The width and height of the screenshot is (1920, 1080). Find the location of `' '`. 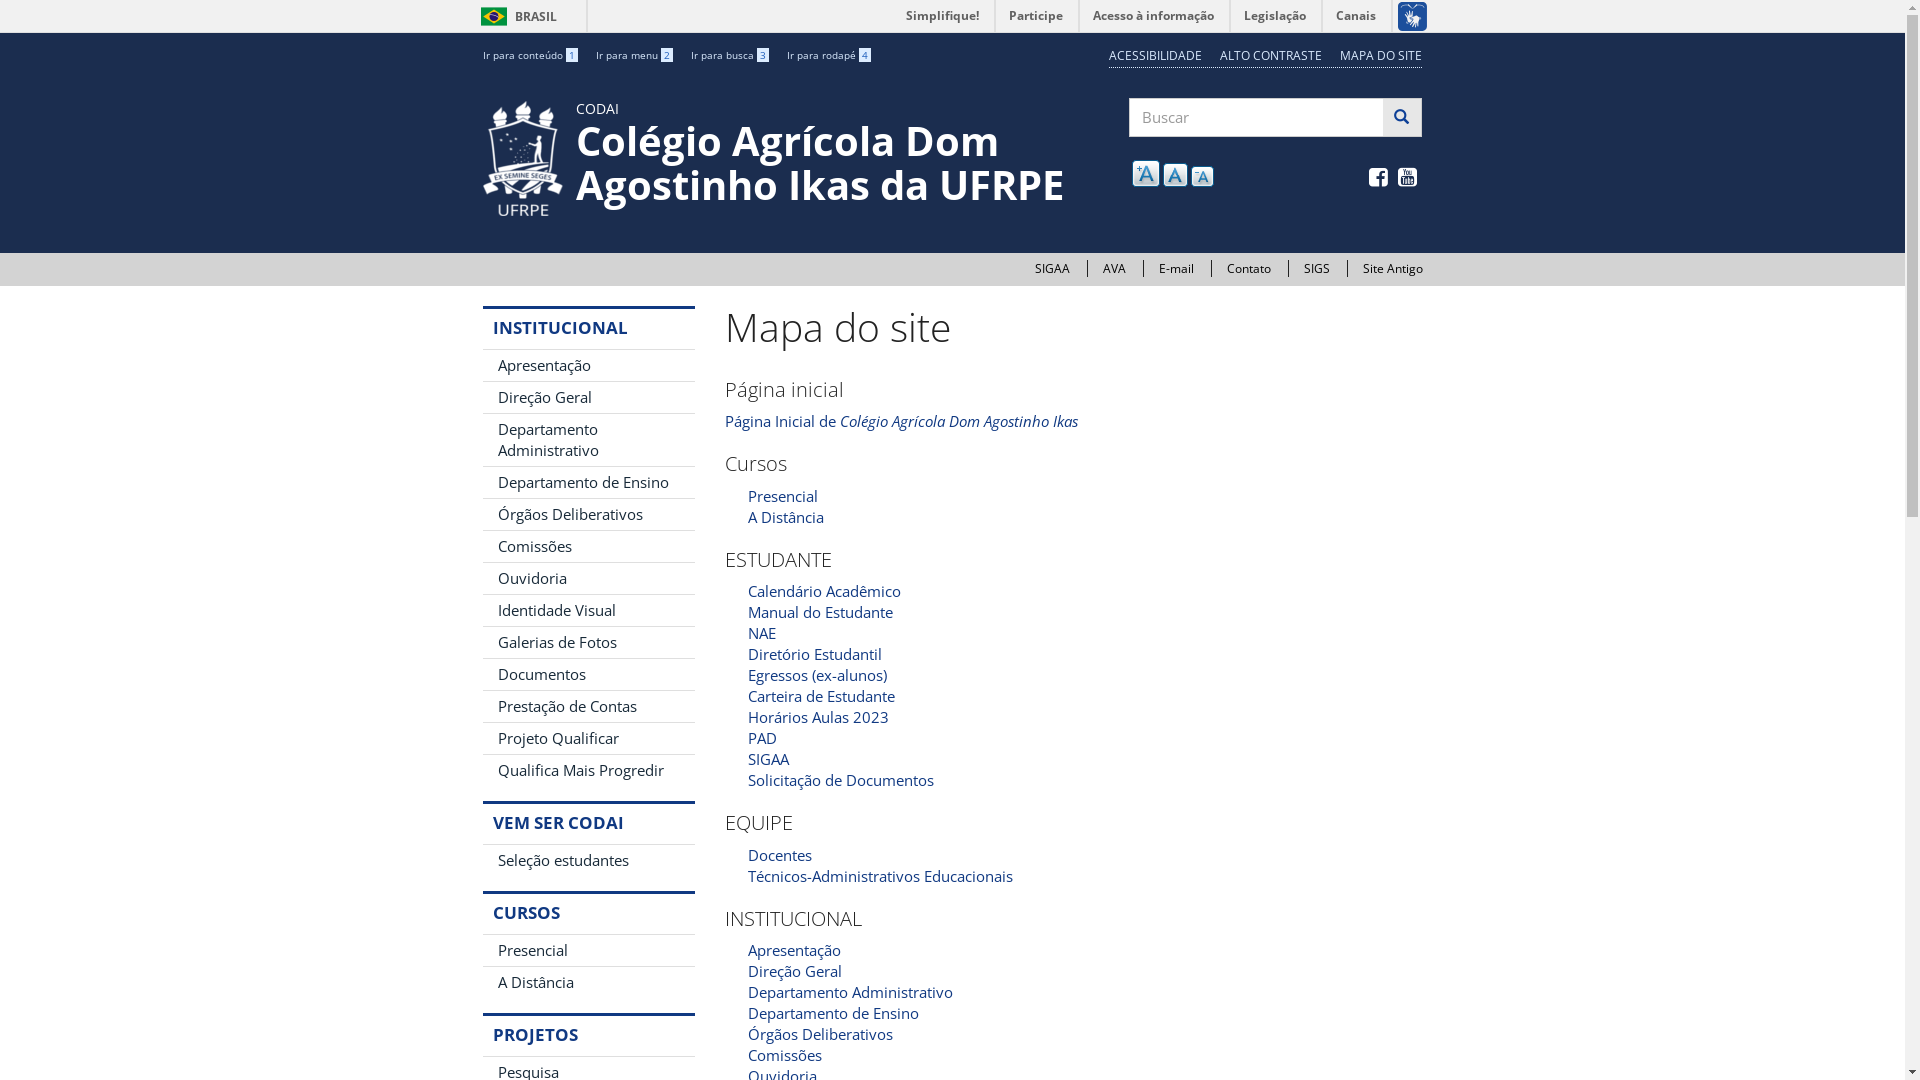

' ' is located at coordinates (1408, 177).